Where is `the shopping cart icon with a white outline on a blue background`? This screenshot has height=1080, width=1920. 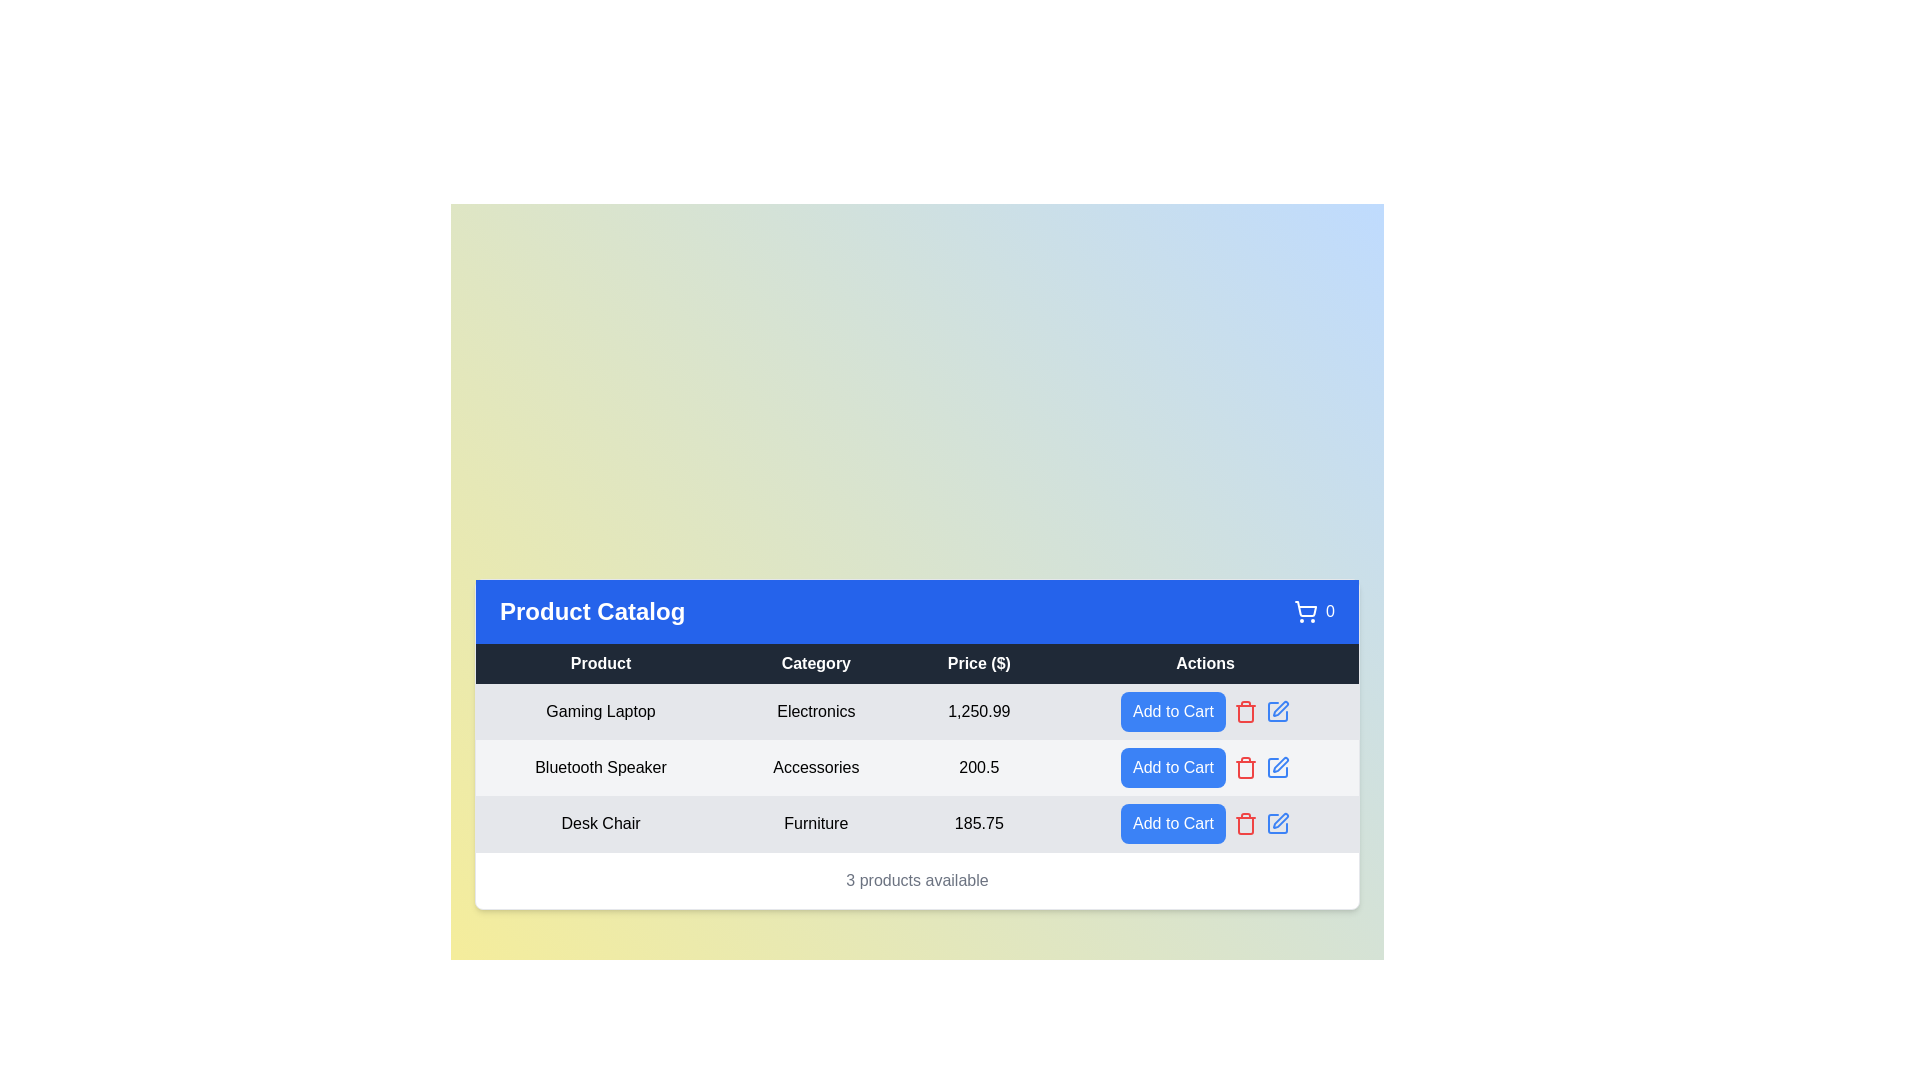
the shopping cart icon with a white outline on a blue background is located at coordinates (1306, 610).